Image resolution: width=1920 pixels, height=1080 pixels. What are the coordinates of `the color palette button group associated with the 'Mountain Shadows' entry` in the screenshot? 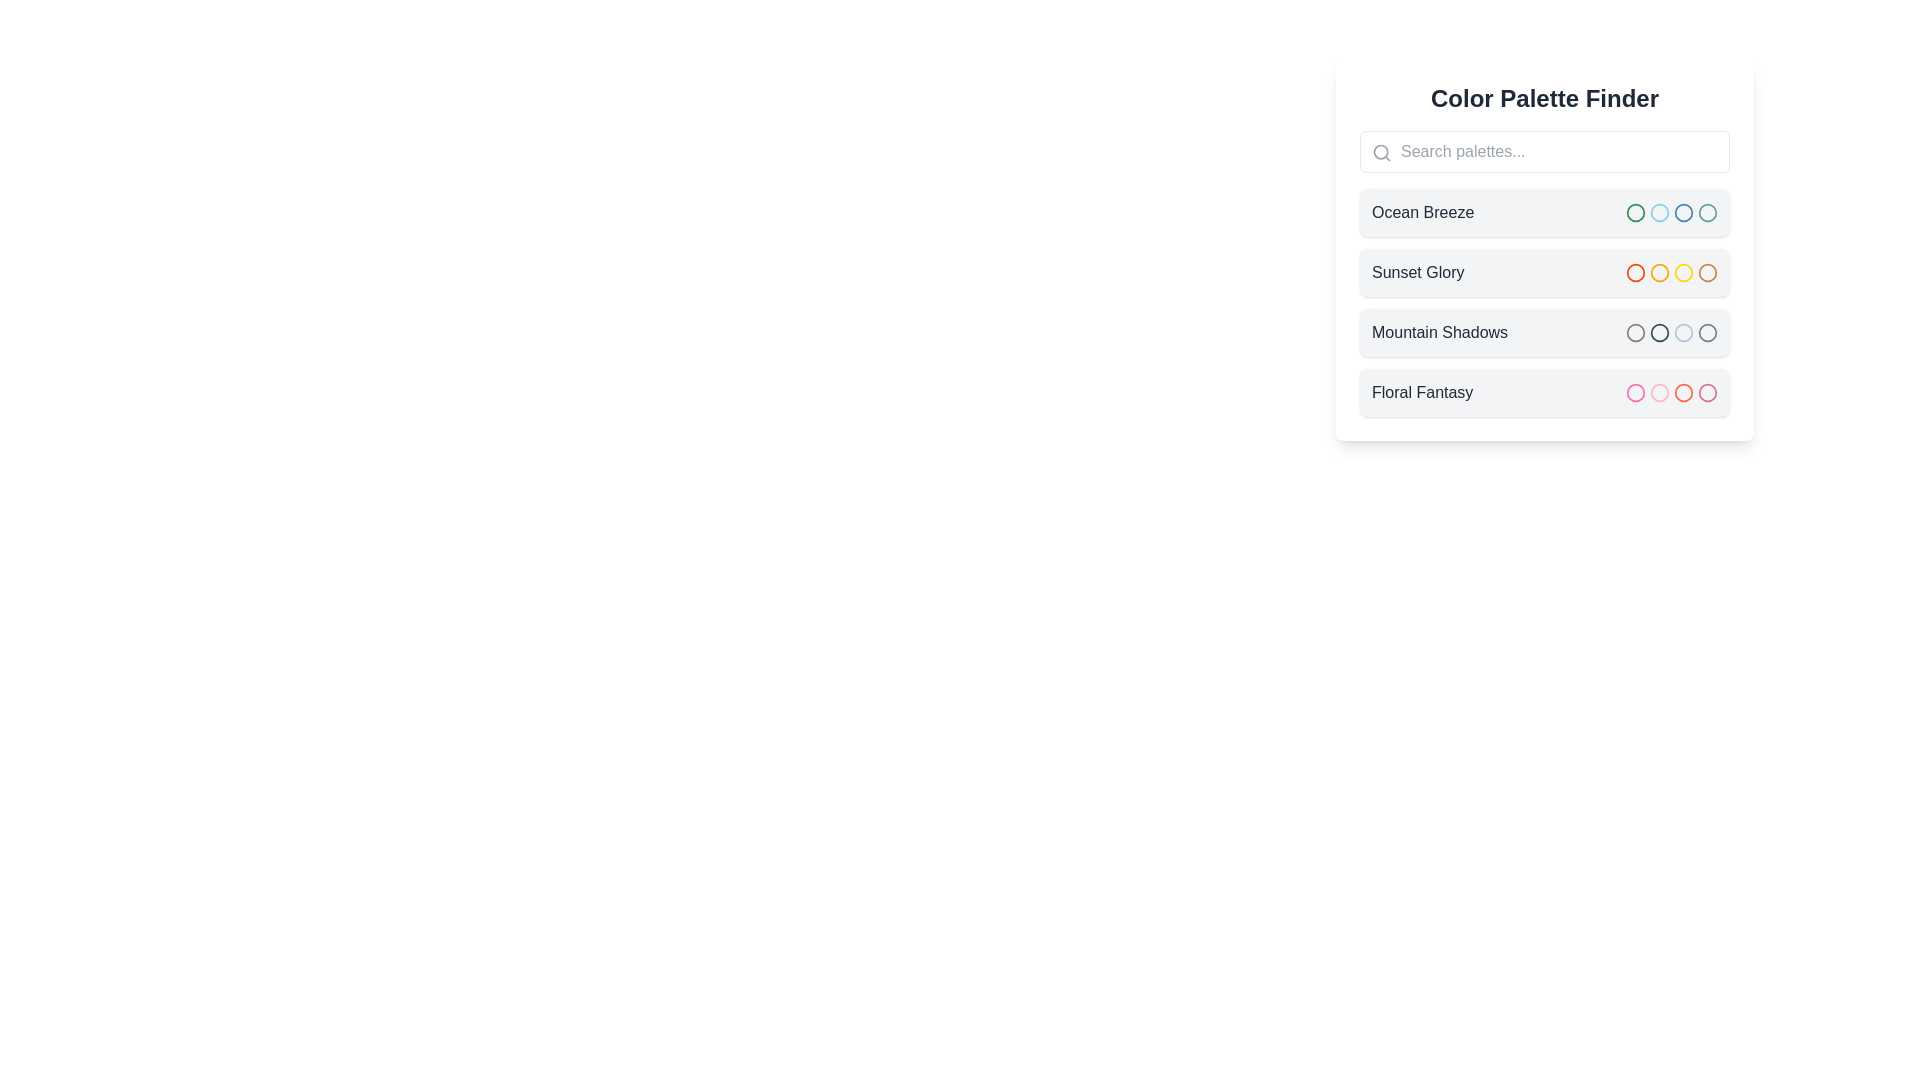 It's located at (1671, 331).